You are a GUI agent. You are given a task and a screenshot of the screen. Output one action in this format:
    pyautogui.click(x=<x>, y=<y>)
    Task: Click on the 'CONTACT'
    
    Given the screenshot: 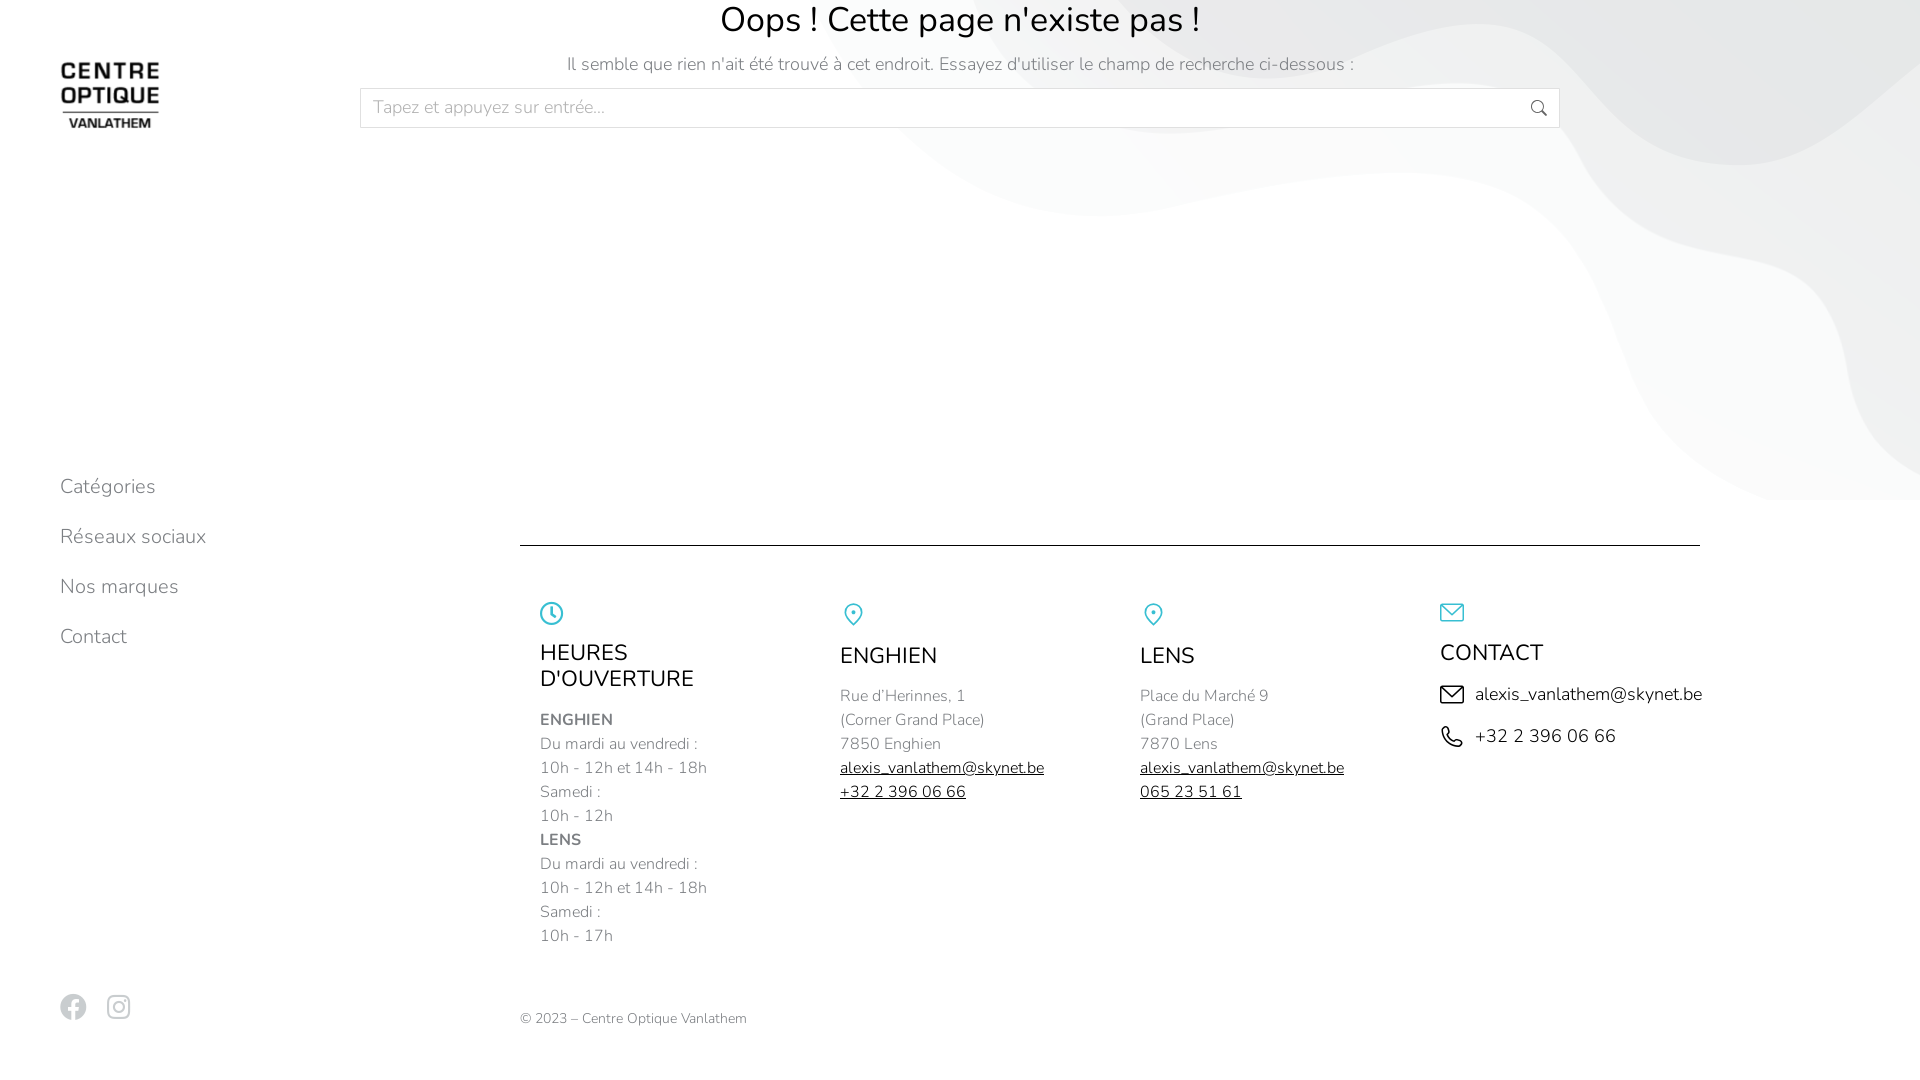 What is the action you would take?
    pyautogui.click(x=1491, y=652)
    